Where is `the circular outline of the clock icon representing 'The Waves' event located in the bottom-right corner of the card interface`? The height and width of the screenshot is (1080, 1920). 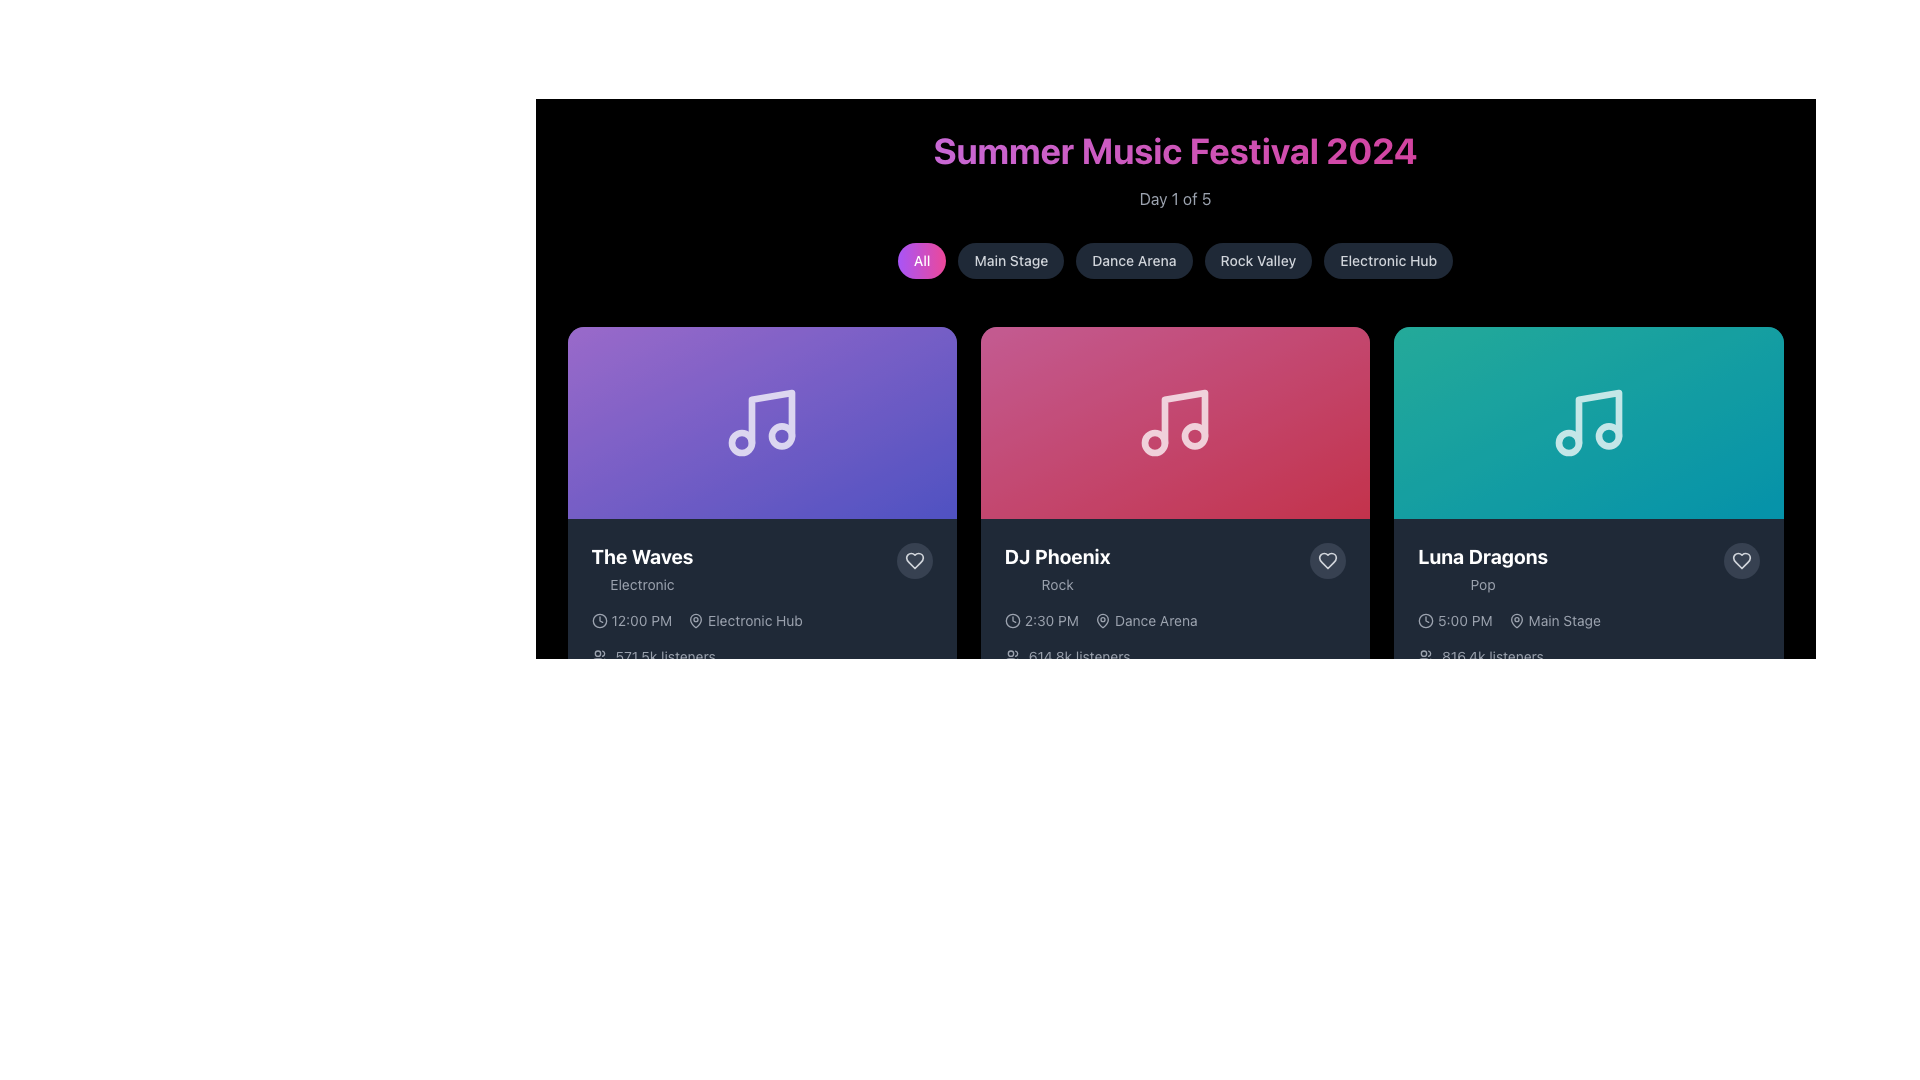 the circular outline of the clock icon representing 'The Waves' event located in the bottom-right corner of the card interface is located at coordinates (598, 620).